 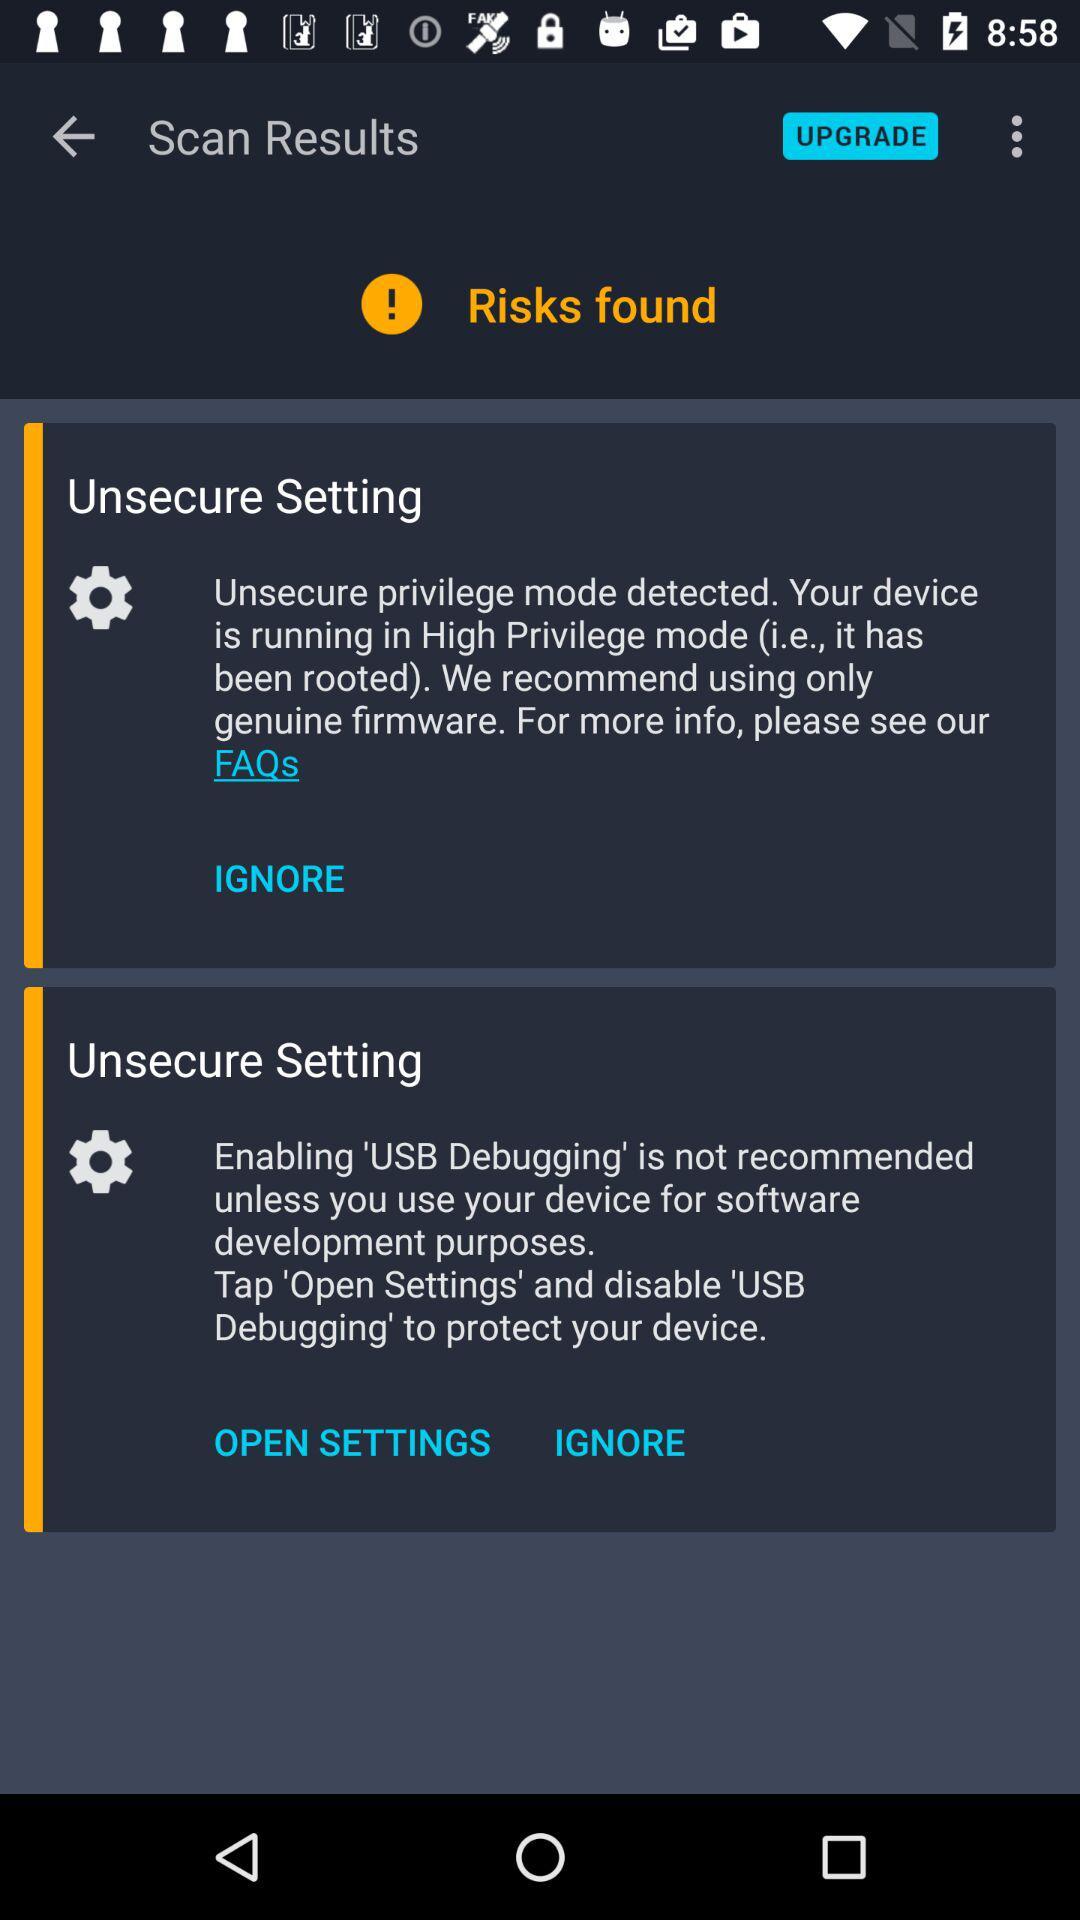 I want to click on the unsecure privilege mode icon, so click(x=603, y=676).